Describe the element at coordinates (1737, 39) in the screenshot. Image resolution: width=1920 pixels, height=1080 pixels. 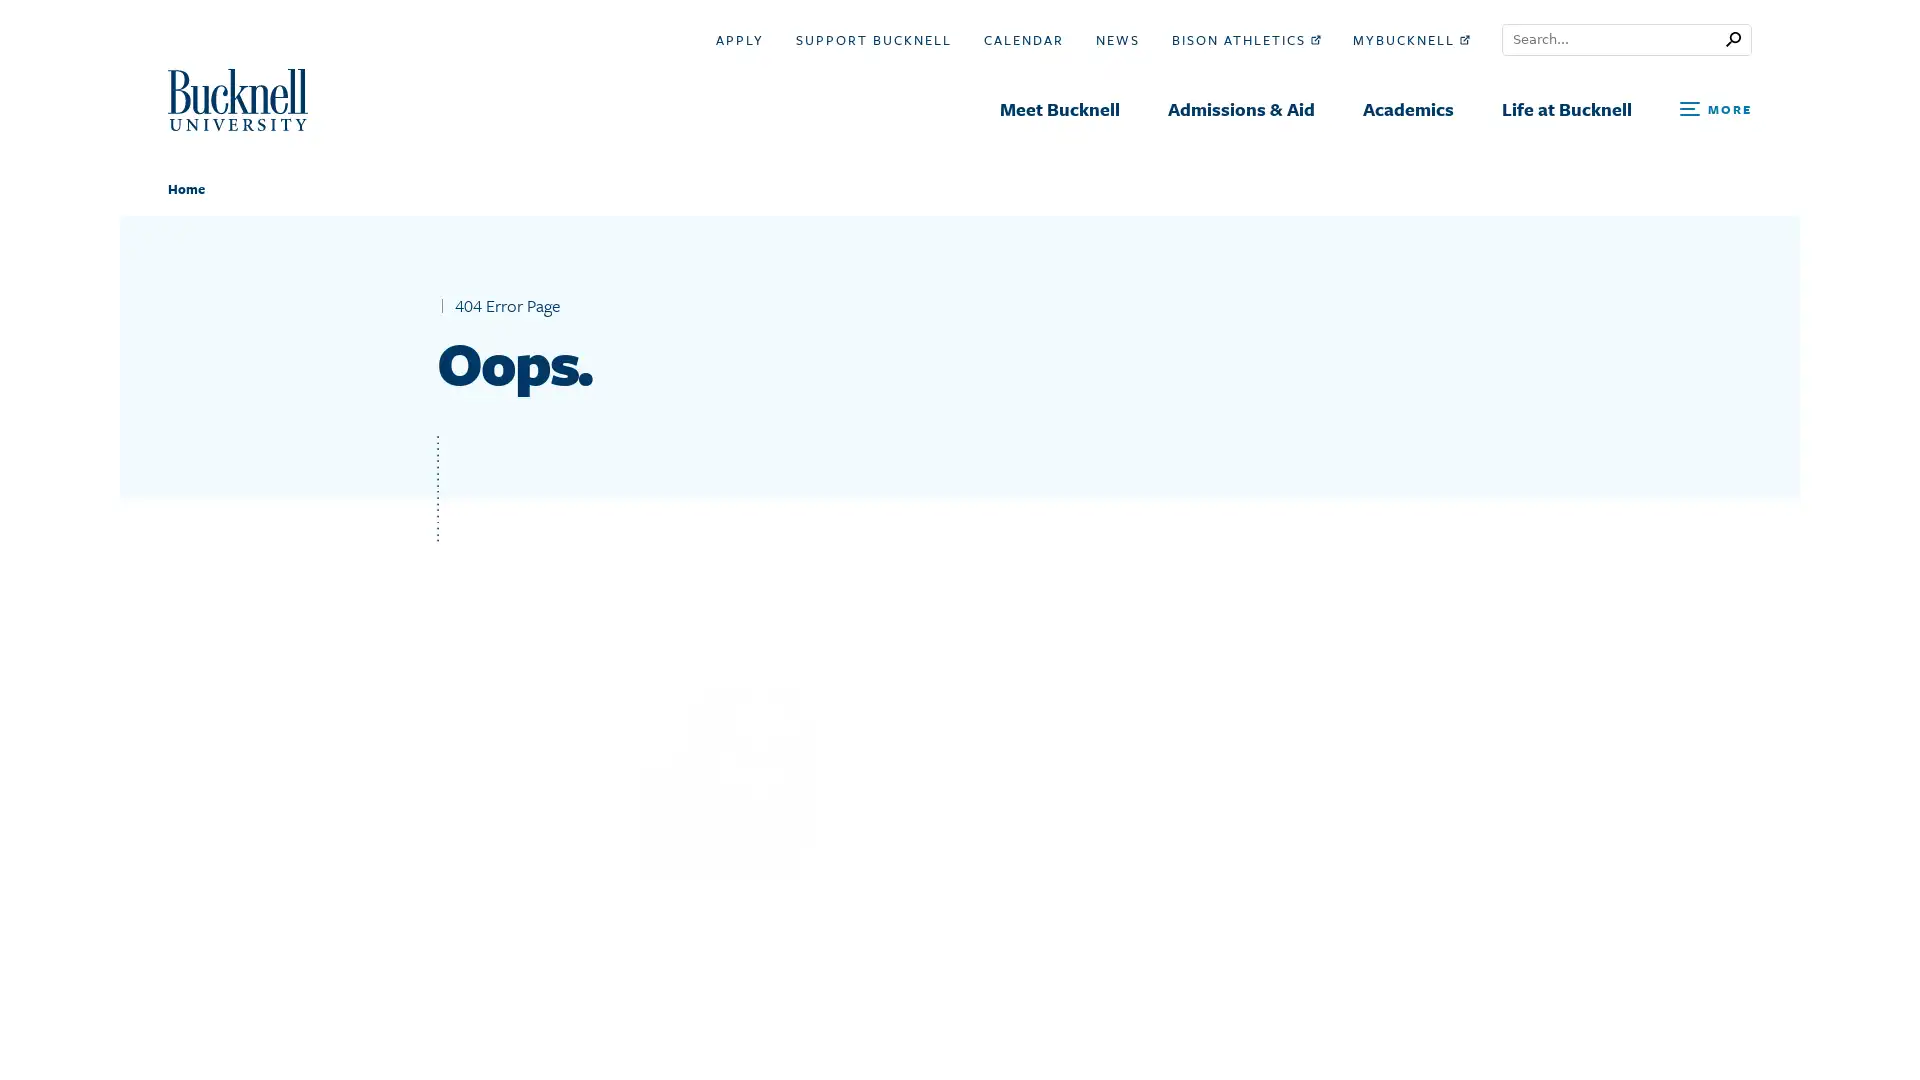
I see `Submit` at that location.